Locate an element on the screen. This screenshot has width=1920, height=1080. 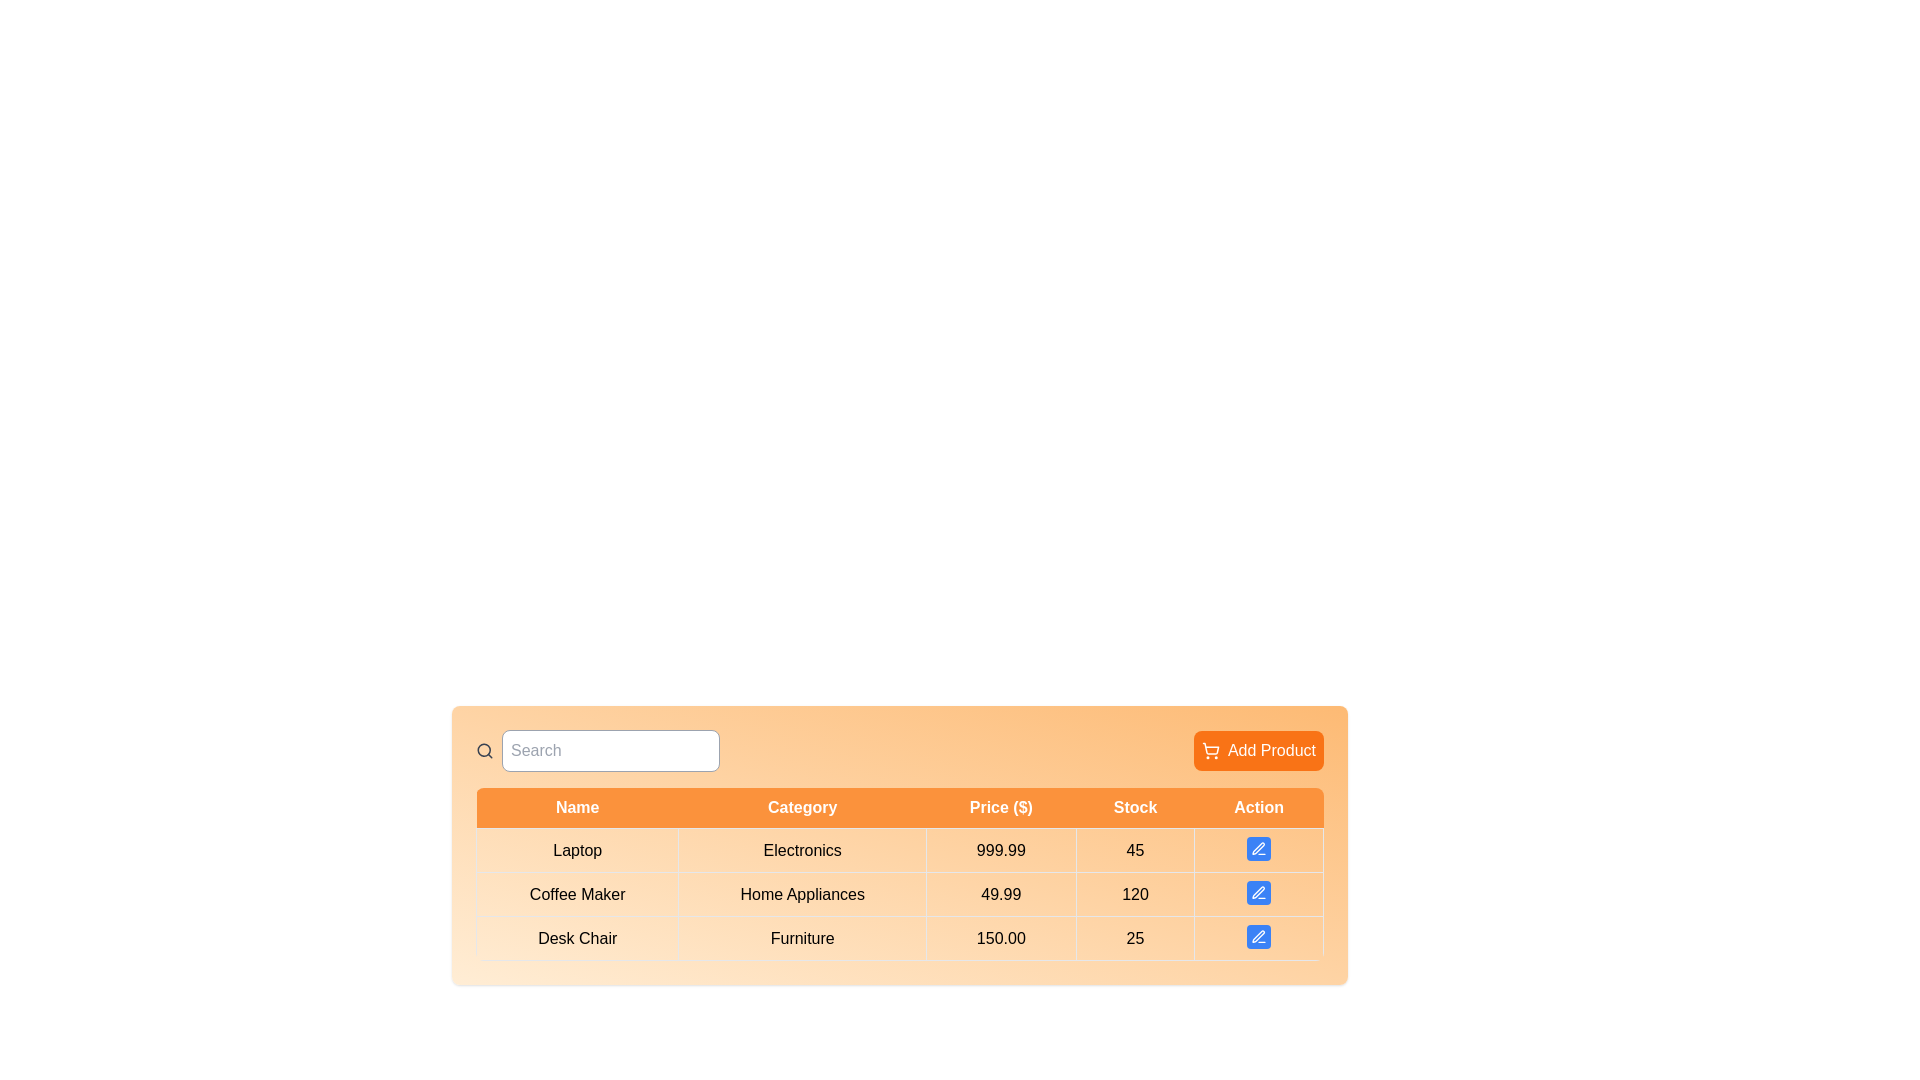
the pen icon within the blue button in the Action column of the first row associated with the Laptop item is located at coordinates (1258, 848).